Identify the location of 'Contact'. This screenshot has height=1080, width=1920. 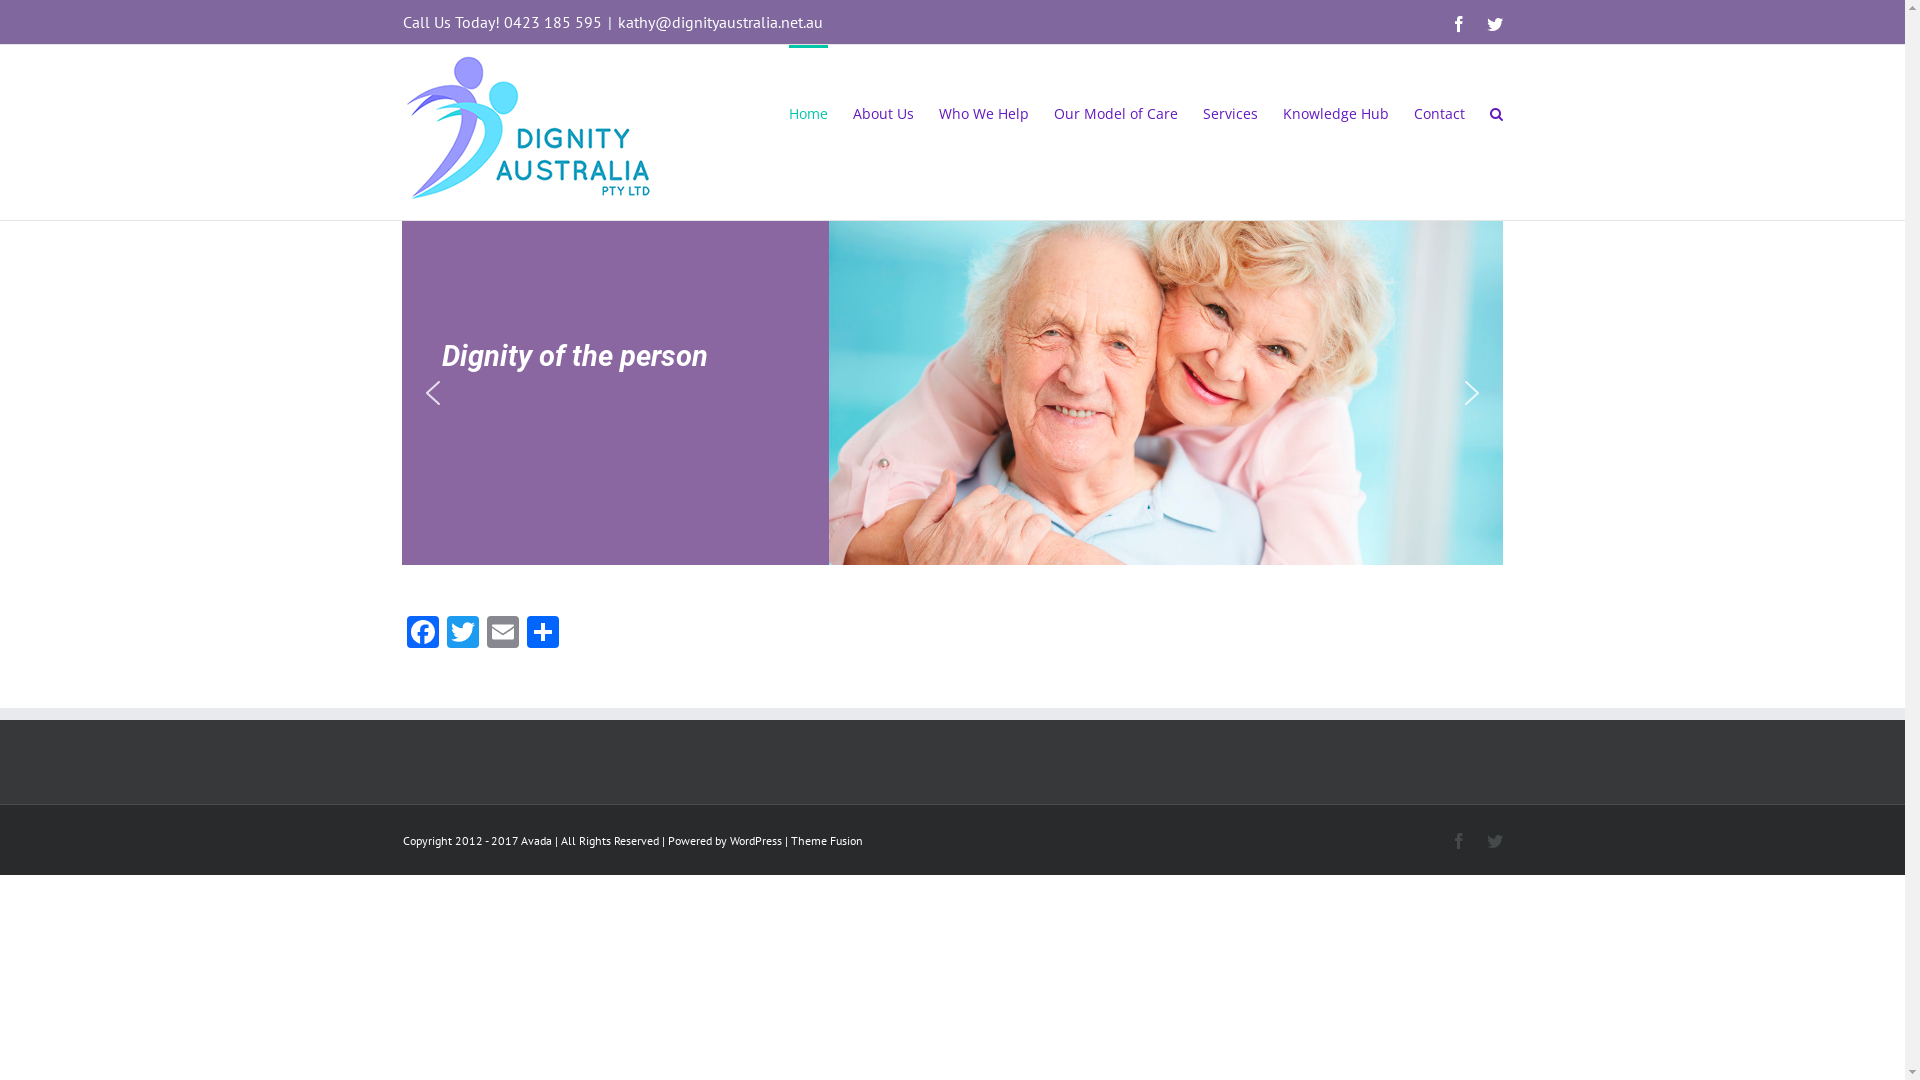
(1413, 112).